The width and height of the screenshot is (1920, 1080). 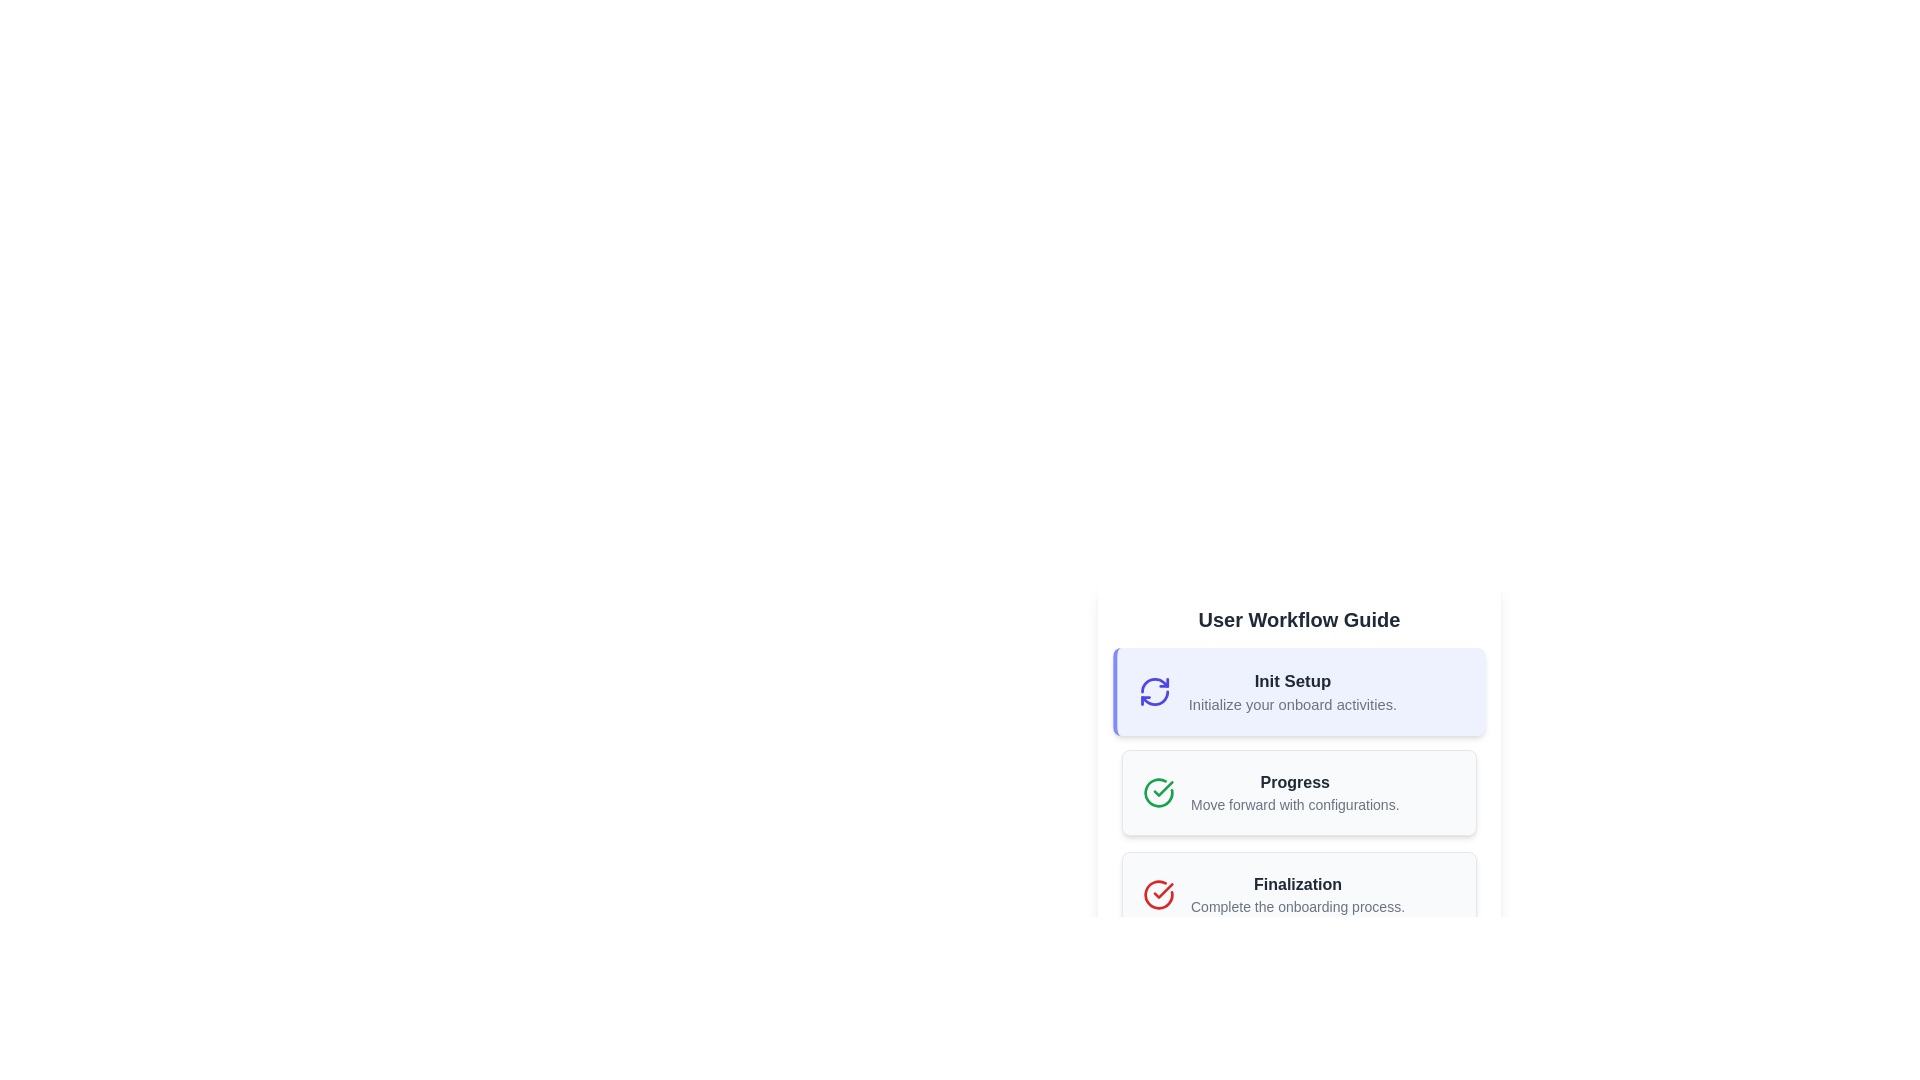 I want to click on the static text description or subtitle that says 'Initialize your onboard activities.' This element is styled in a small font size and light gray color, positioned directly below the 'Init Setup' title in the step-by-step guide interface, so click(x=1292, y=703).